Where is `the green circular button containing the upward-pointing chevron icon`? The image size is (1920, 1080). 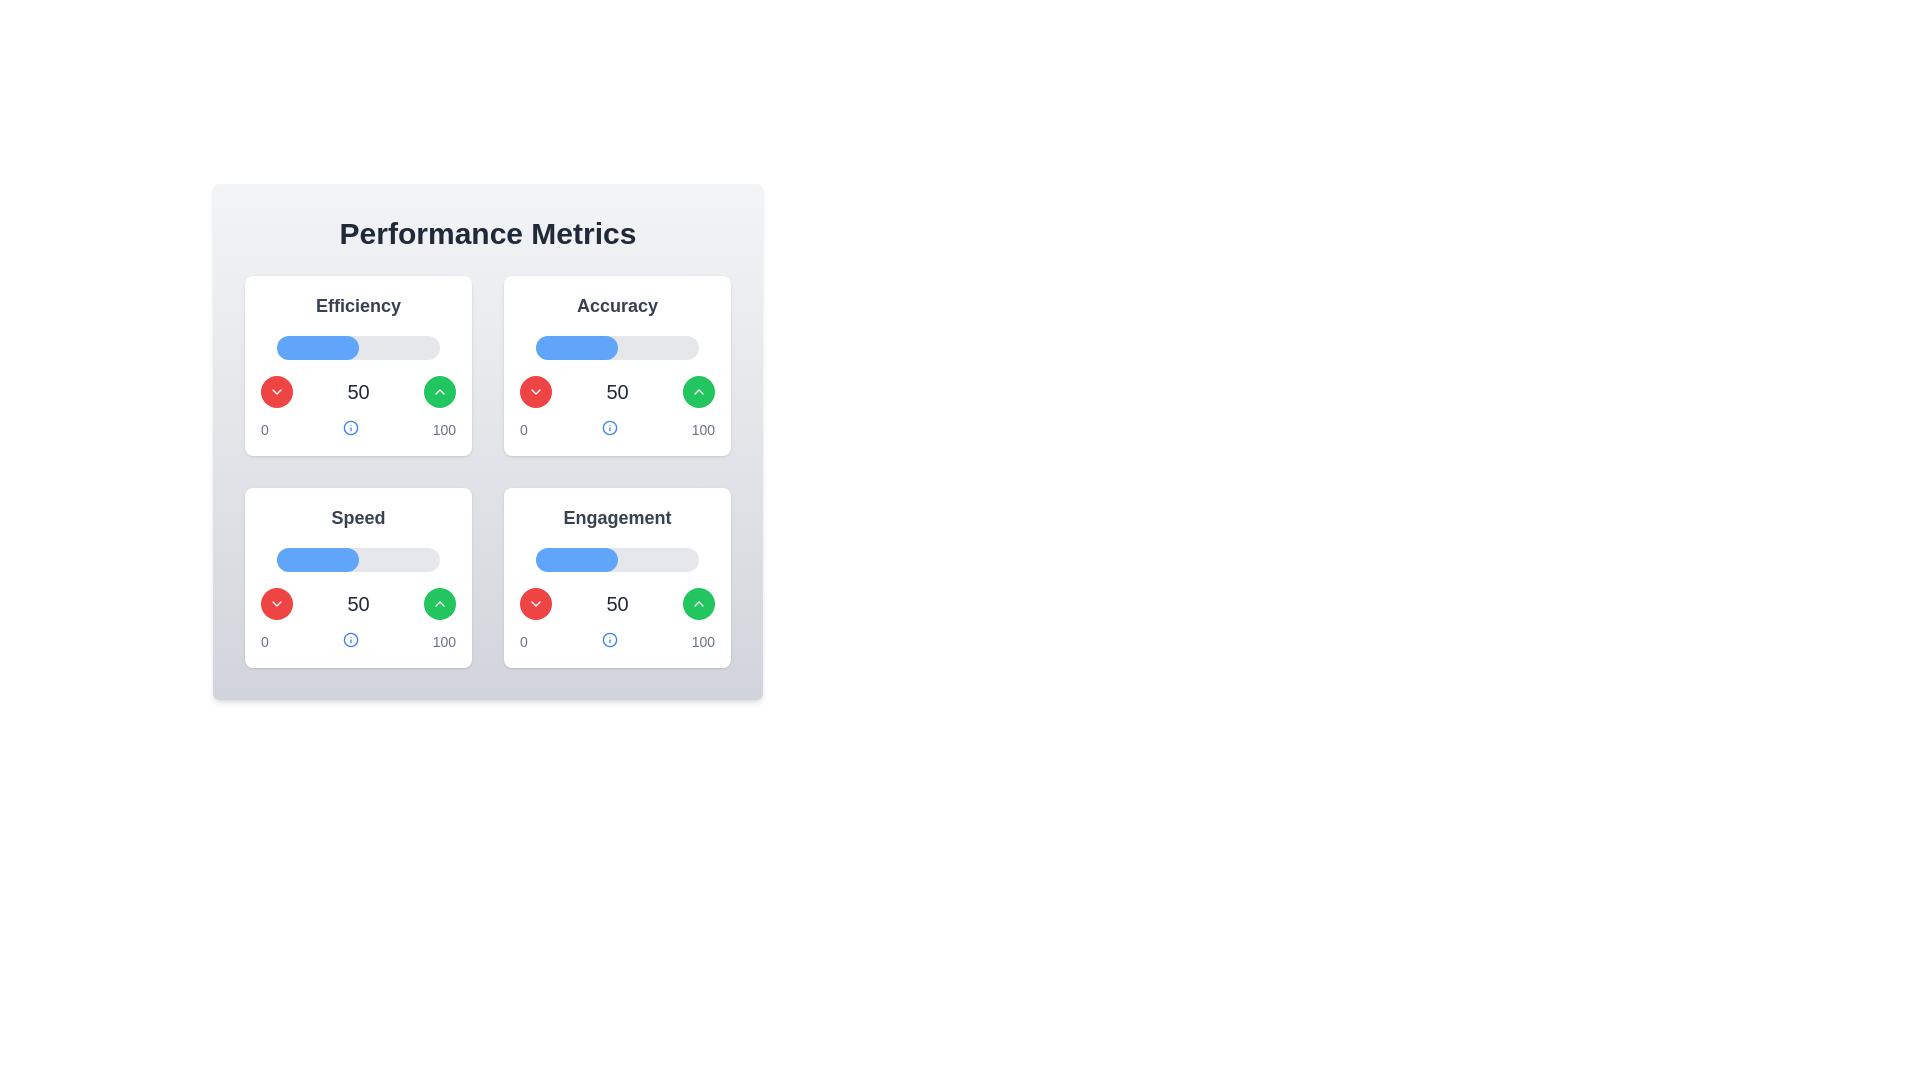
the green circular button containing the upward-pointing chevron icon is located at coordinates (699, 603).